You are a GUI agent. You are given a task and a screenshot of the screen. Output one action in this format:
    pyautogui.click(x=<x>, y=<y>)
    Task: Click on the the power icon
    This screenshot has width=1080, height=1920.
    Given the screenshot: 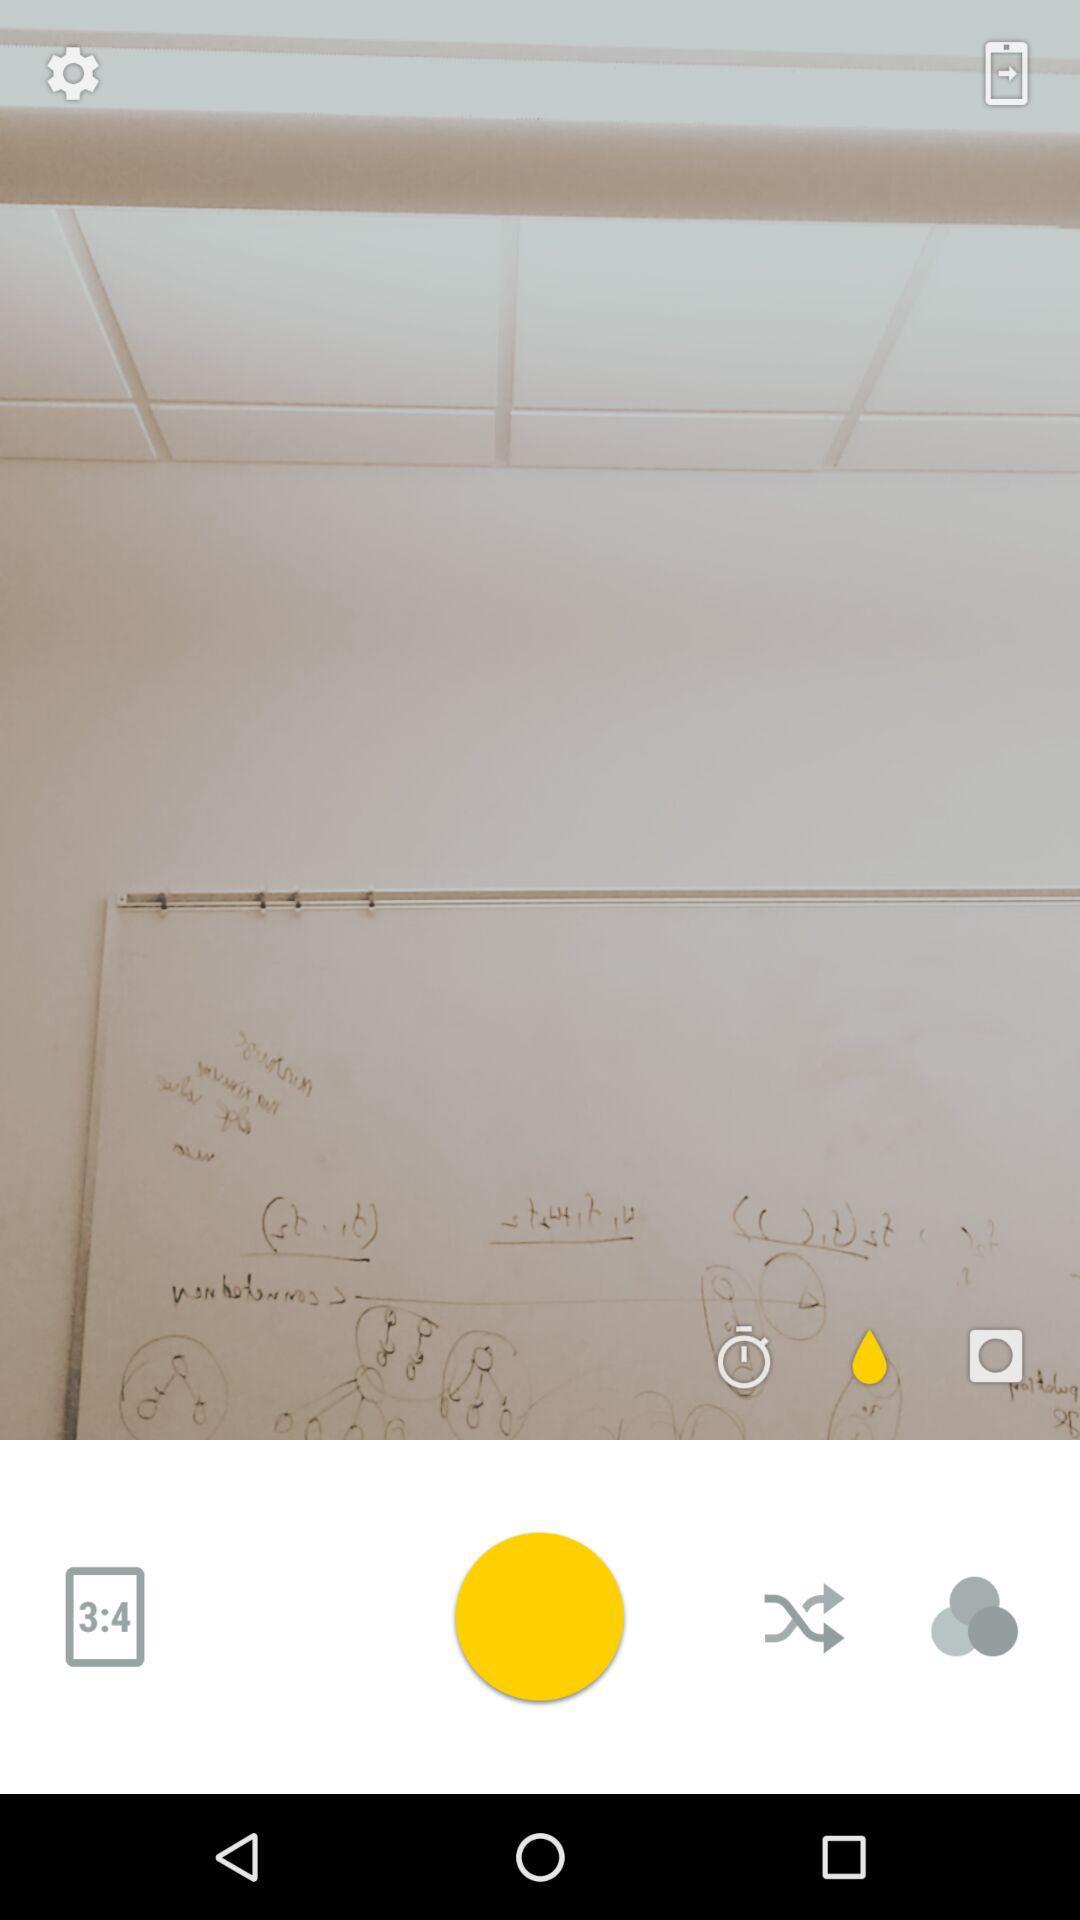 What is the action you would take?
    pyautogui.click(x=869, y=1356)
    